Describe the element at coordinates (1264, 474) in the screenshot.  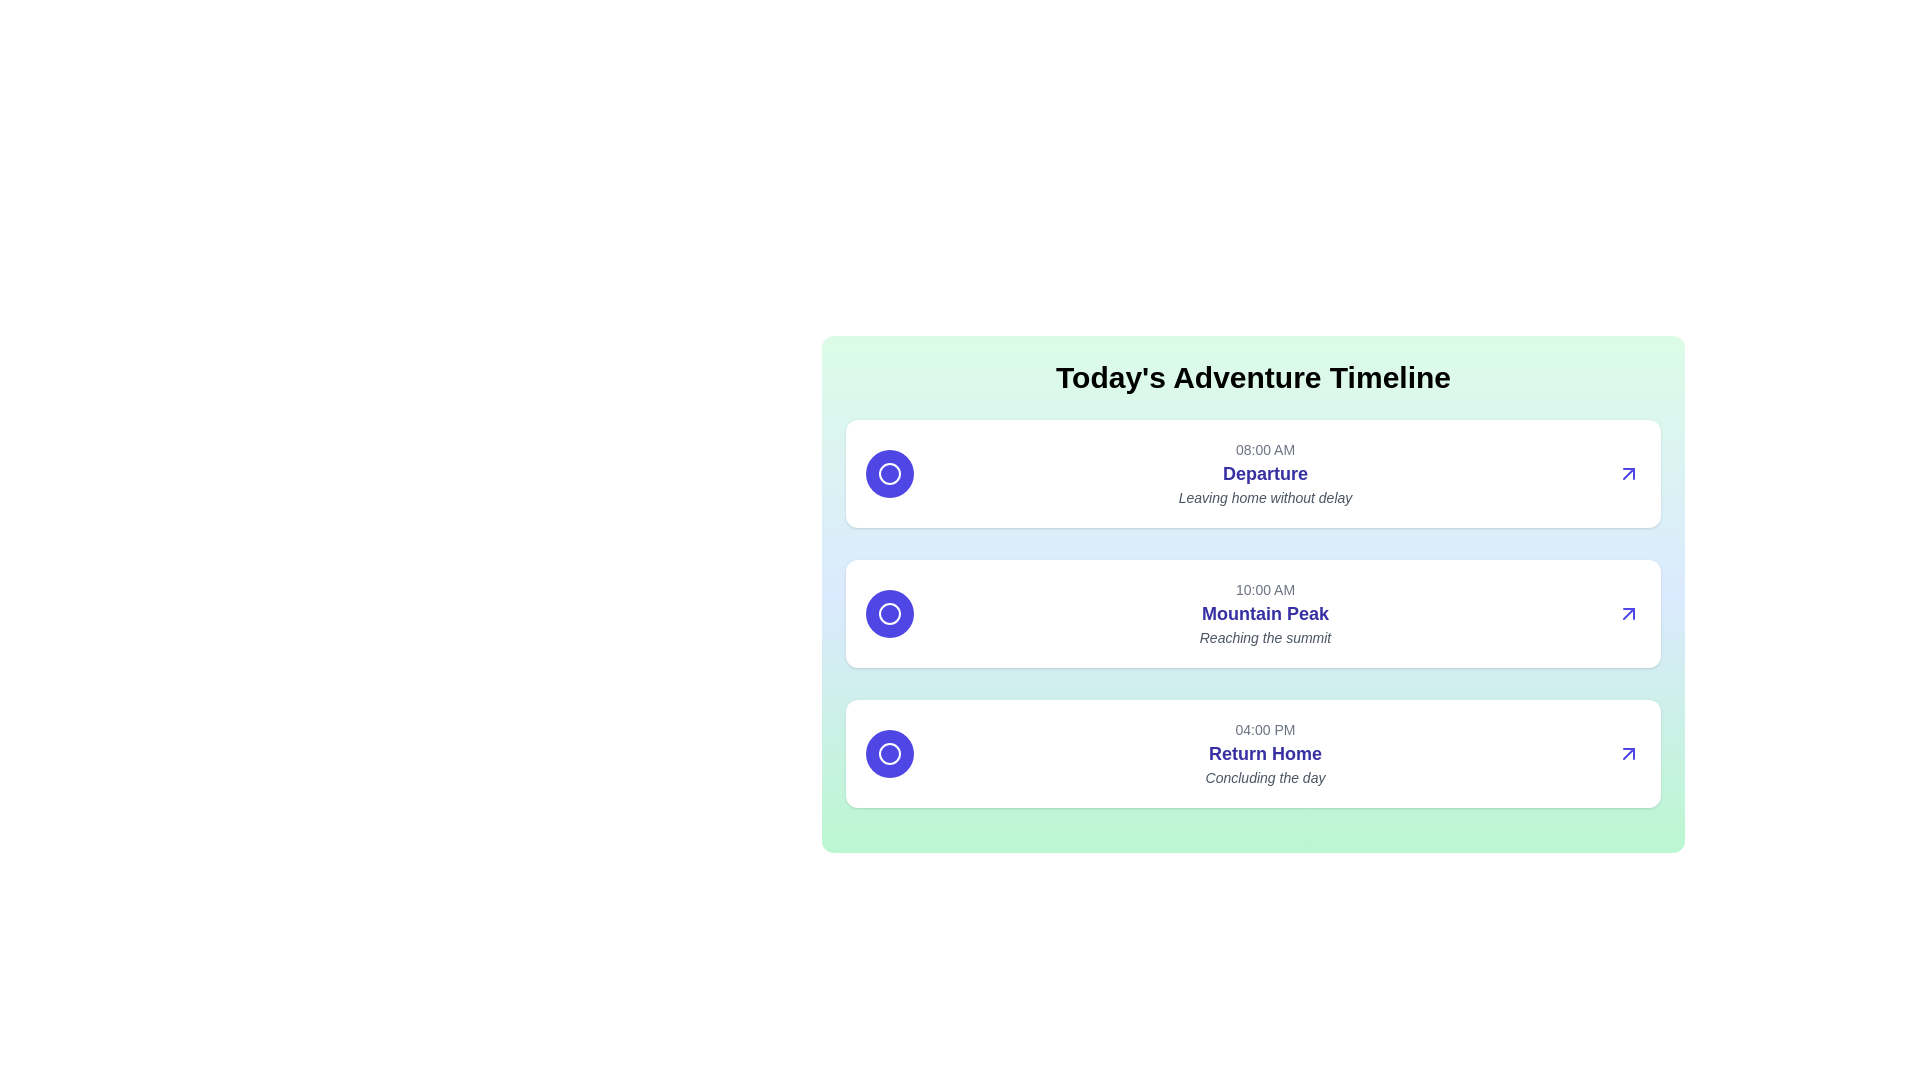
I see `the Text Label that serves as a heading for the timeline item, located between the time '08:00 AM' above it and the descriptive text 'Leaving home without delay' below it` at that location.